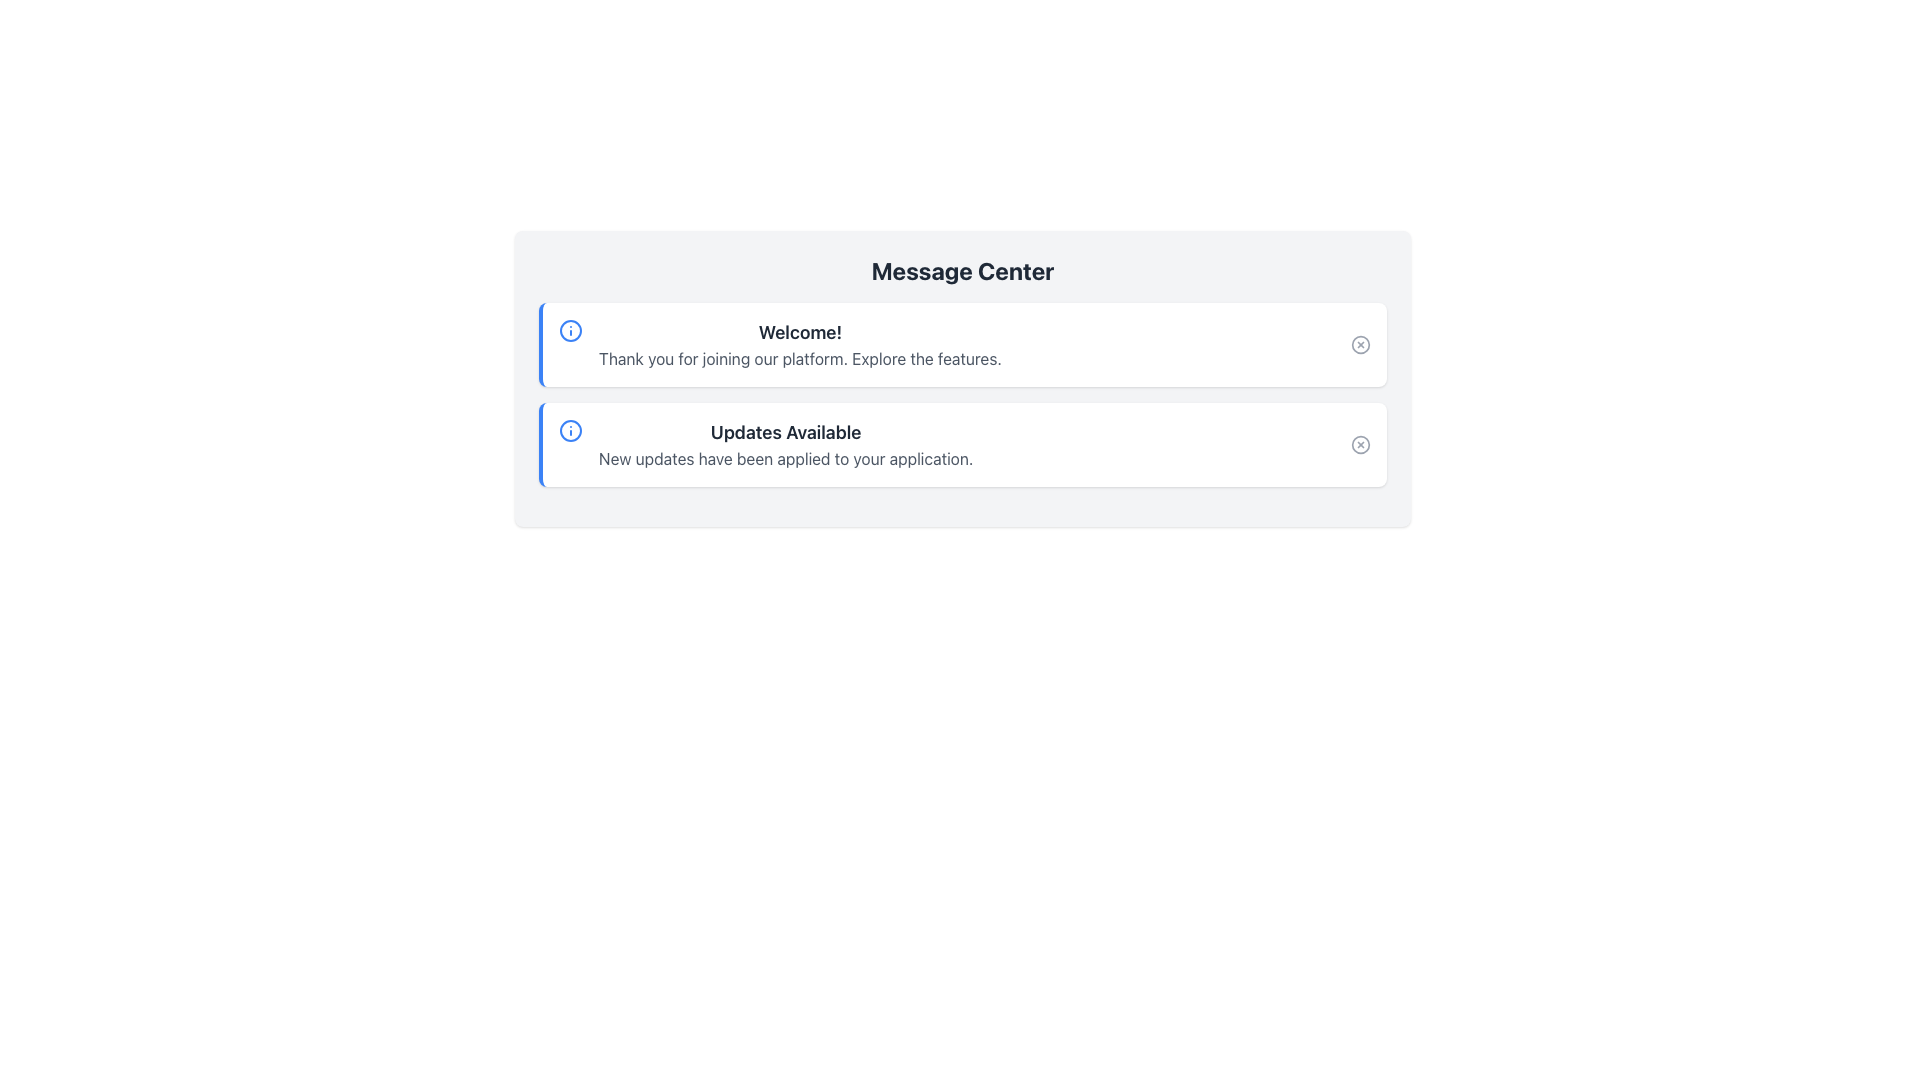  Describe the element at coordinates (765, 443) in the screenshot. I see `informational text block that provides updates applied to the application, located below the 'Welcome!' notification in a vertically stacked list of notifications` at that location.